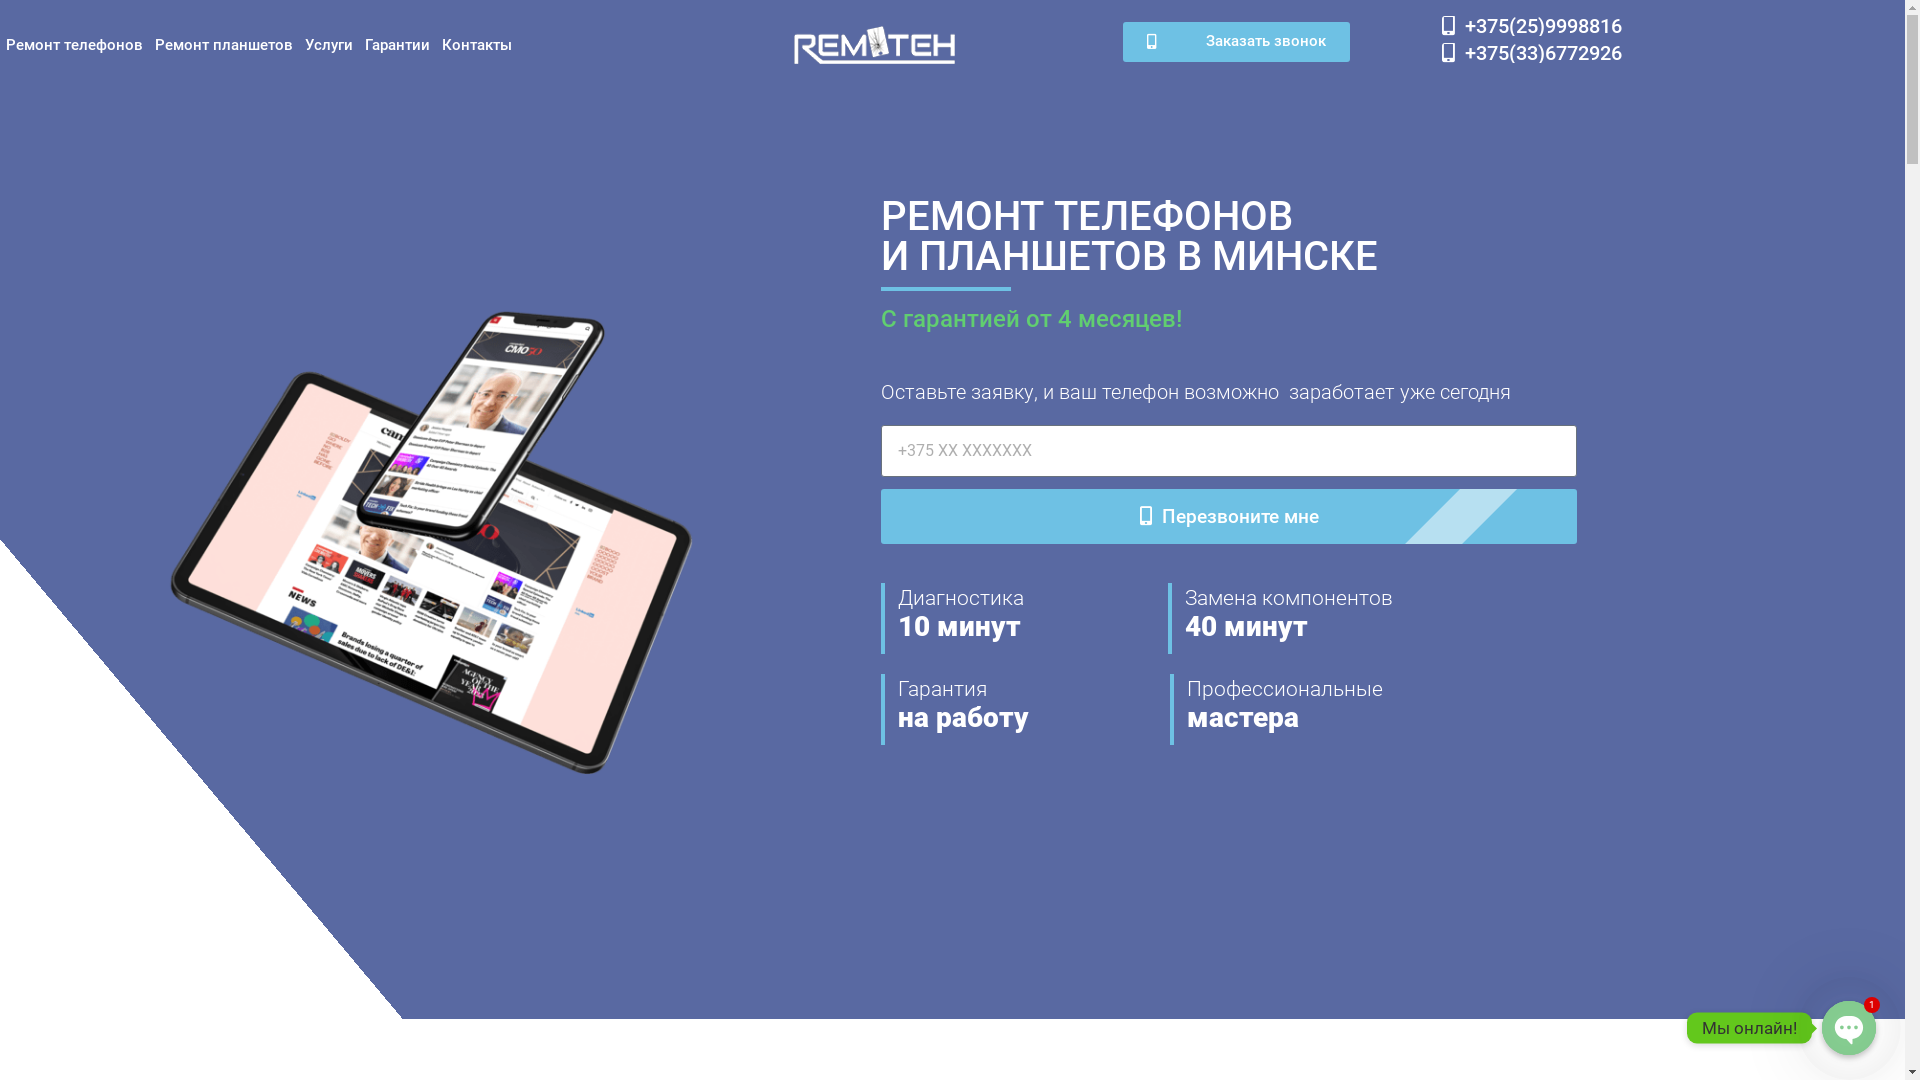 This screenshot has width=1920, height=1080. I want to click on '+375(33)6772926', so click(1530, 52).